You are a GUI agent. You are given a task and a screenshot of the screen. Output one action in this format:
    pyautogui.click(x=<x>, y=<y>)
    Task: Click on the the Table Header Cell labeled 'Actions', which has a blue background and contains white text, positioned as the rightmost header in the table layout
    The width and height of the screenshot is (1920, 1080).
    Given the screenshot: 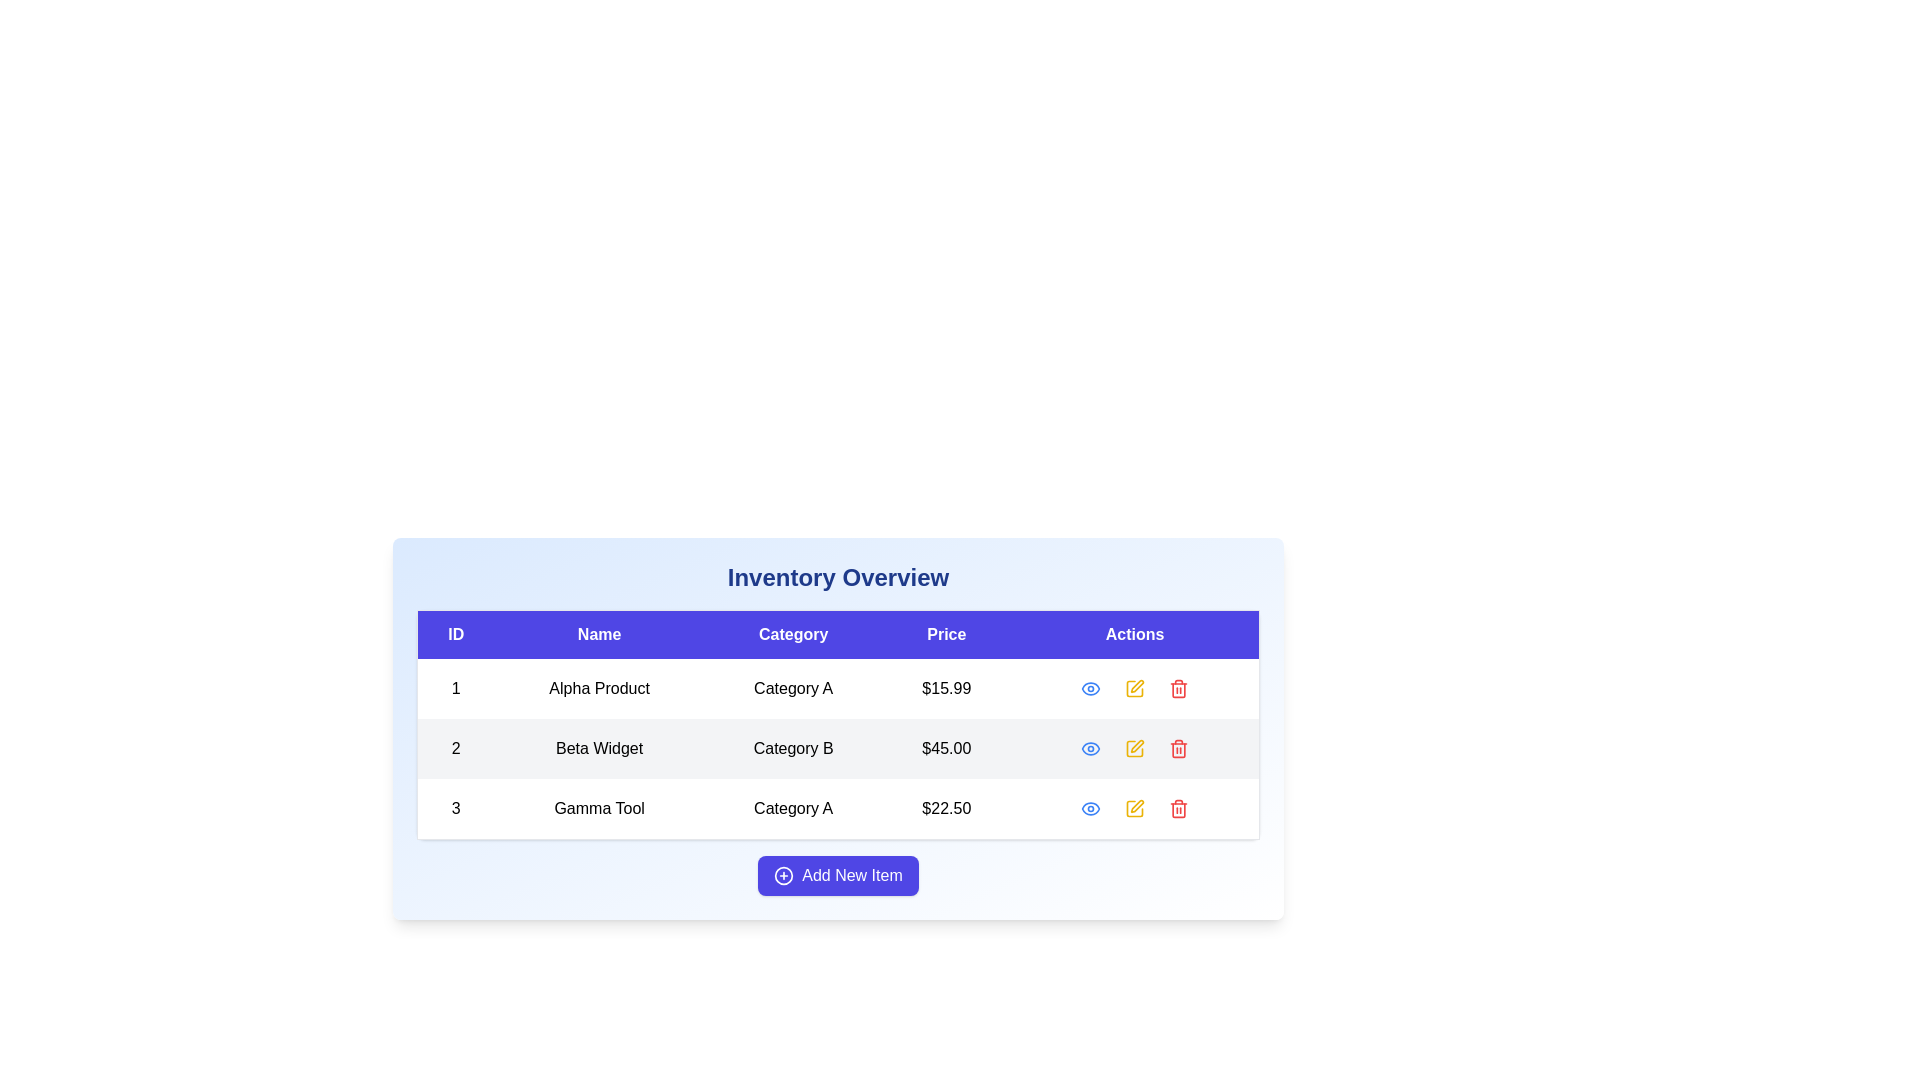 What is the action you would take?
    pyautogui.click(x=1135, y=634)
    